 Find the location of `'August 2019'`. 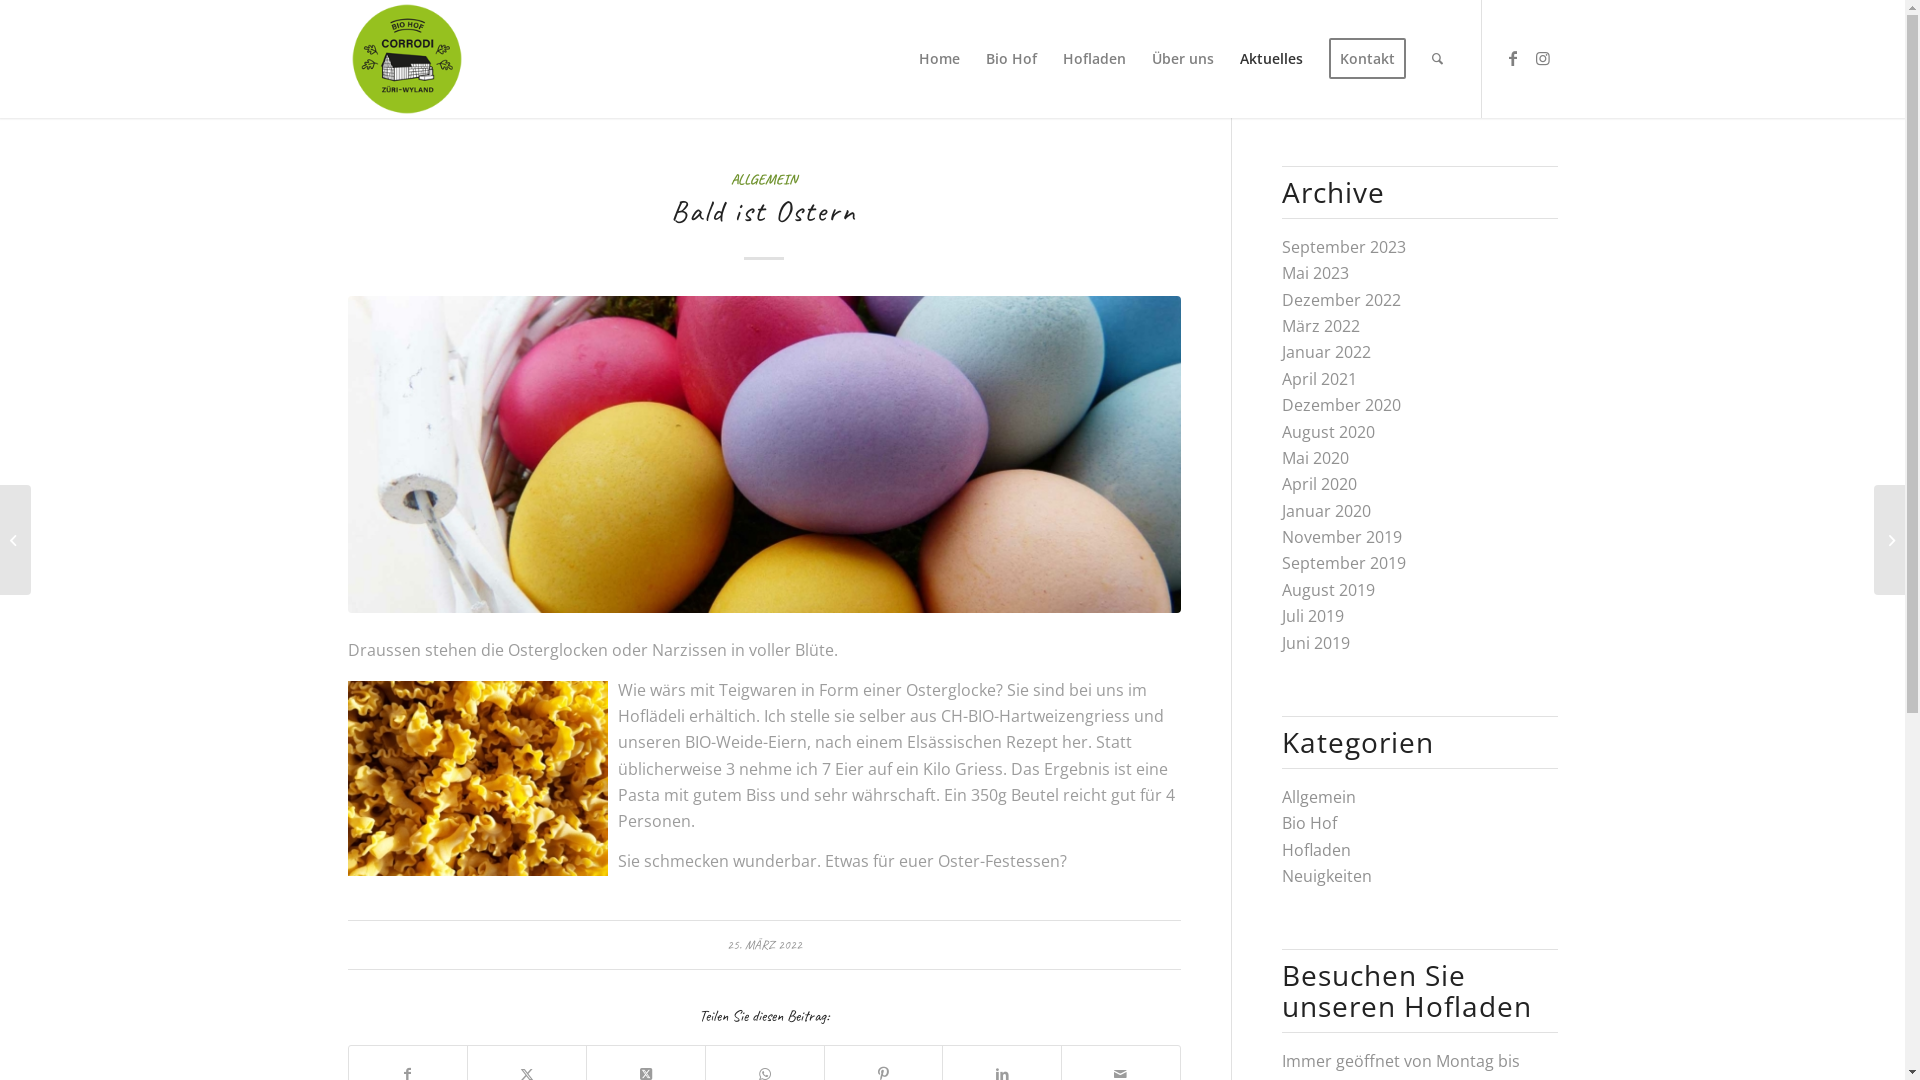

'August 2019' is located at coordinates (1328, 589).